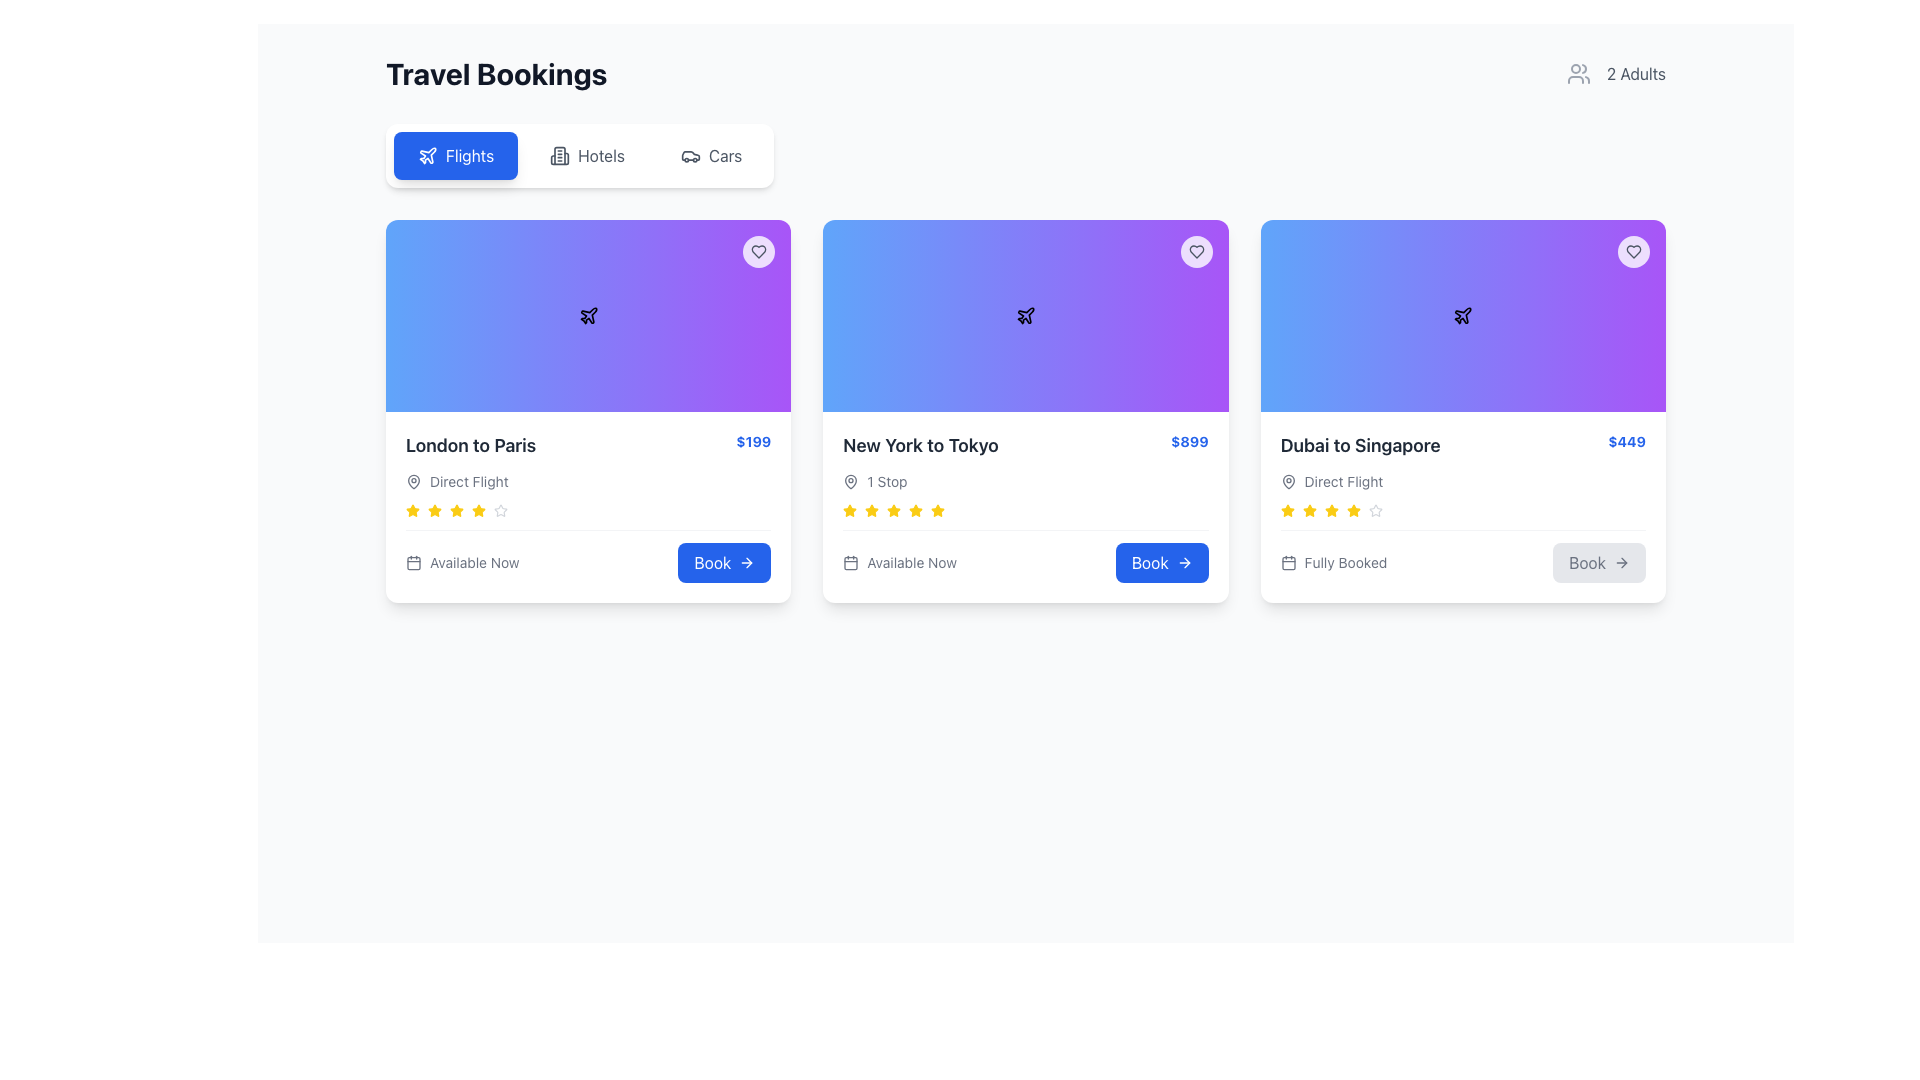 Image resolution: width=1920 pixels, height=1080 pixels. I want to click on the second star icon in the flight detail card for the trip from London to Paris, which is visually represented as a yellow star in a rating system, so click(411, 509).